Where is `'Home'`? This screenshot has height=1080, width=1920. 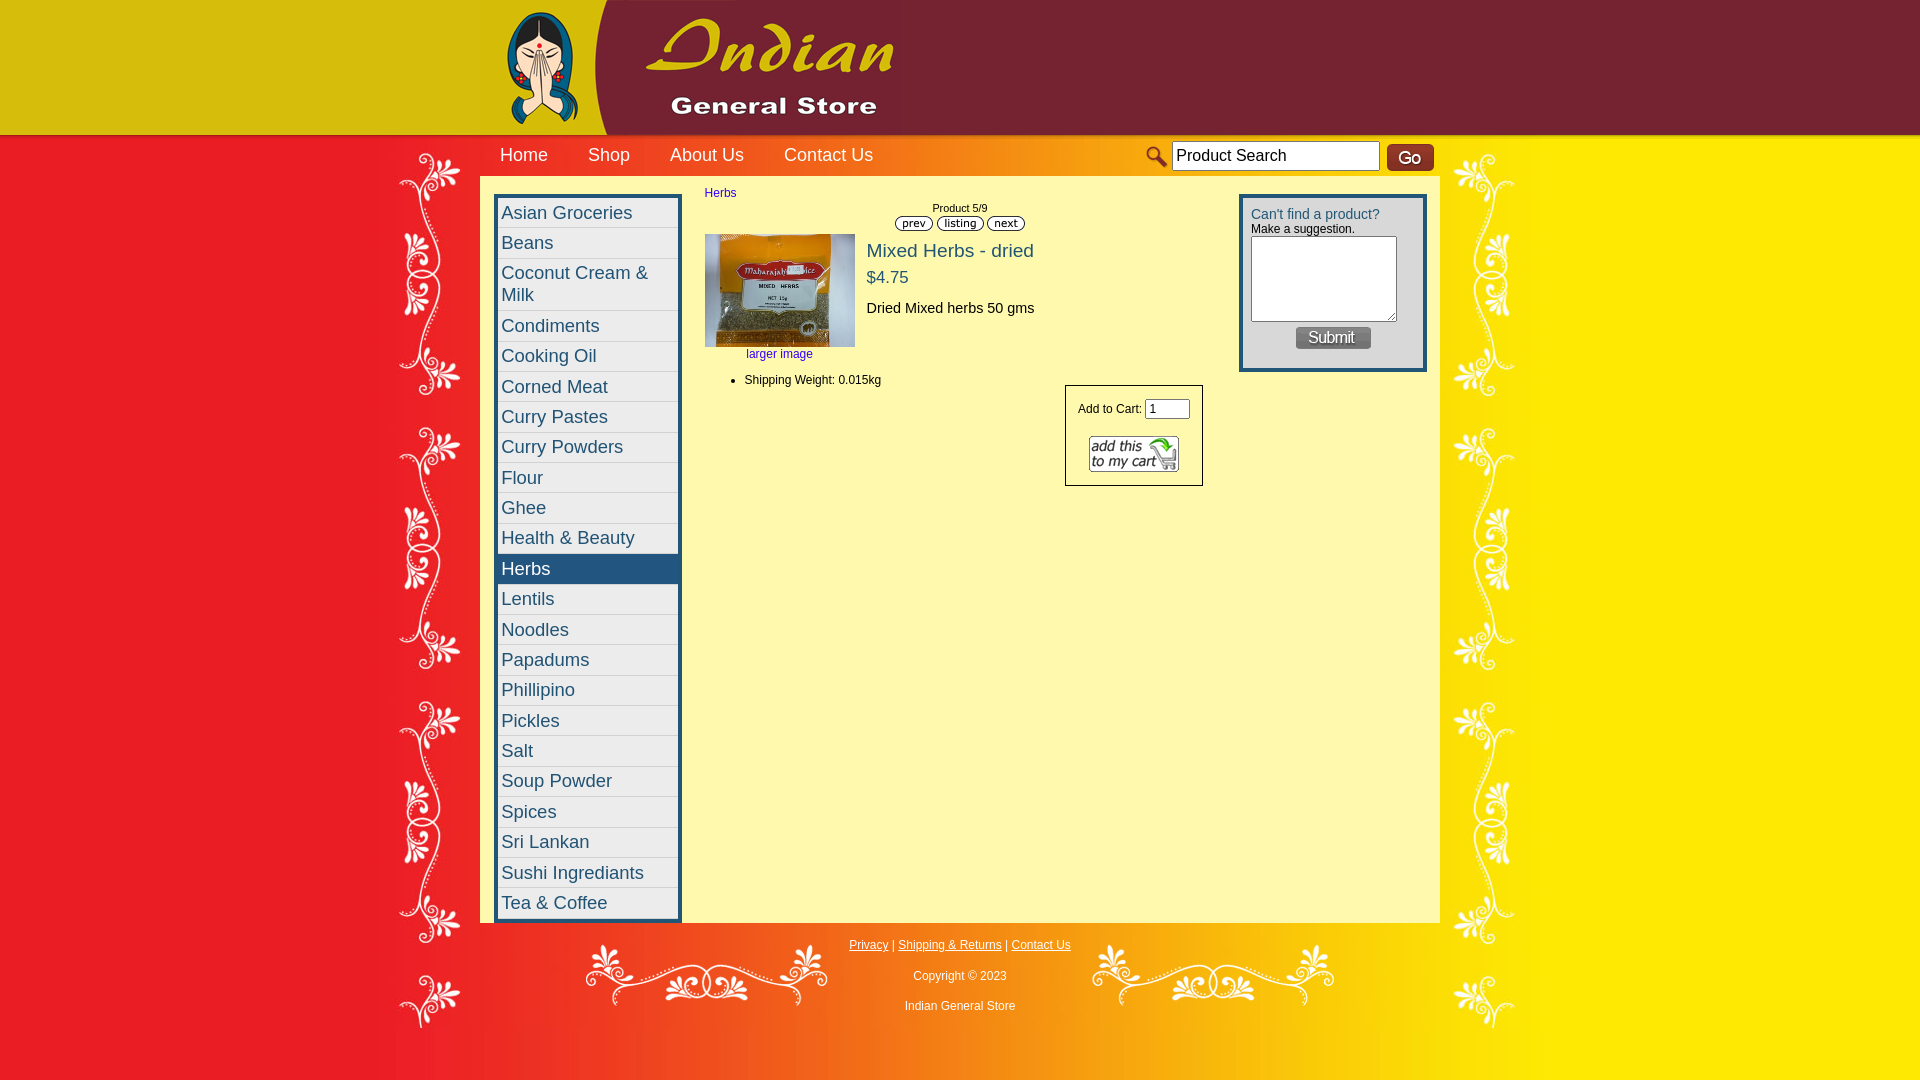 'Home' is located at coordinates (523, 156).